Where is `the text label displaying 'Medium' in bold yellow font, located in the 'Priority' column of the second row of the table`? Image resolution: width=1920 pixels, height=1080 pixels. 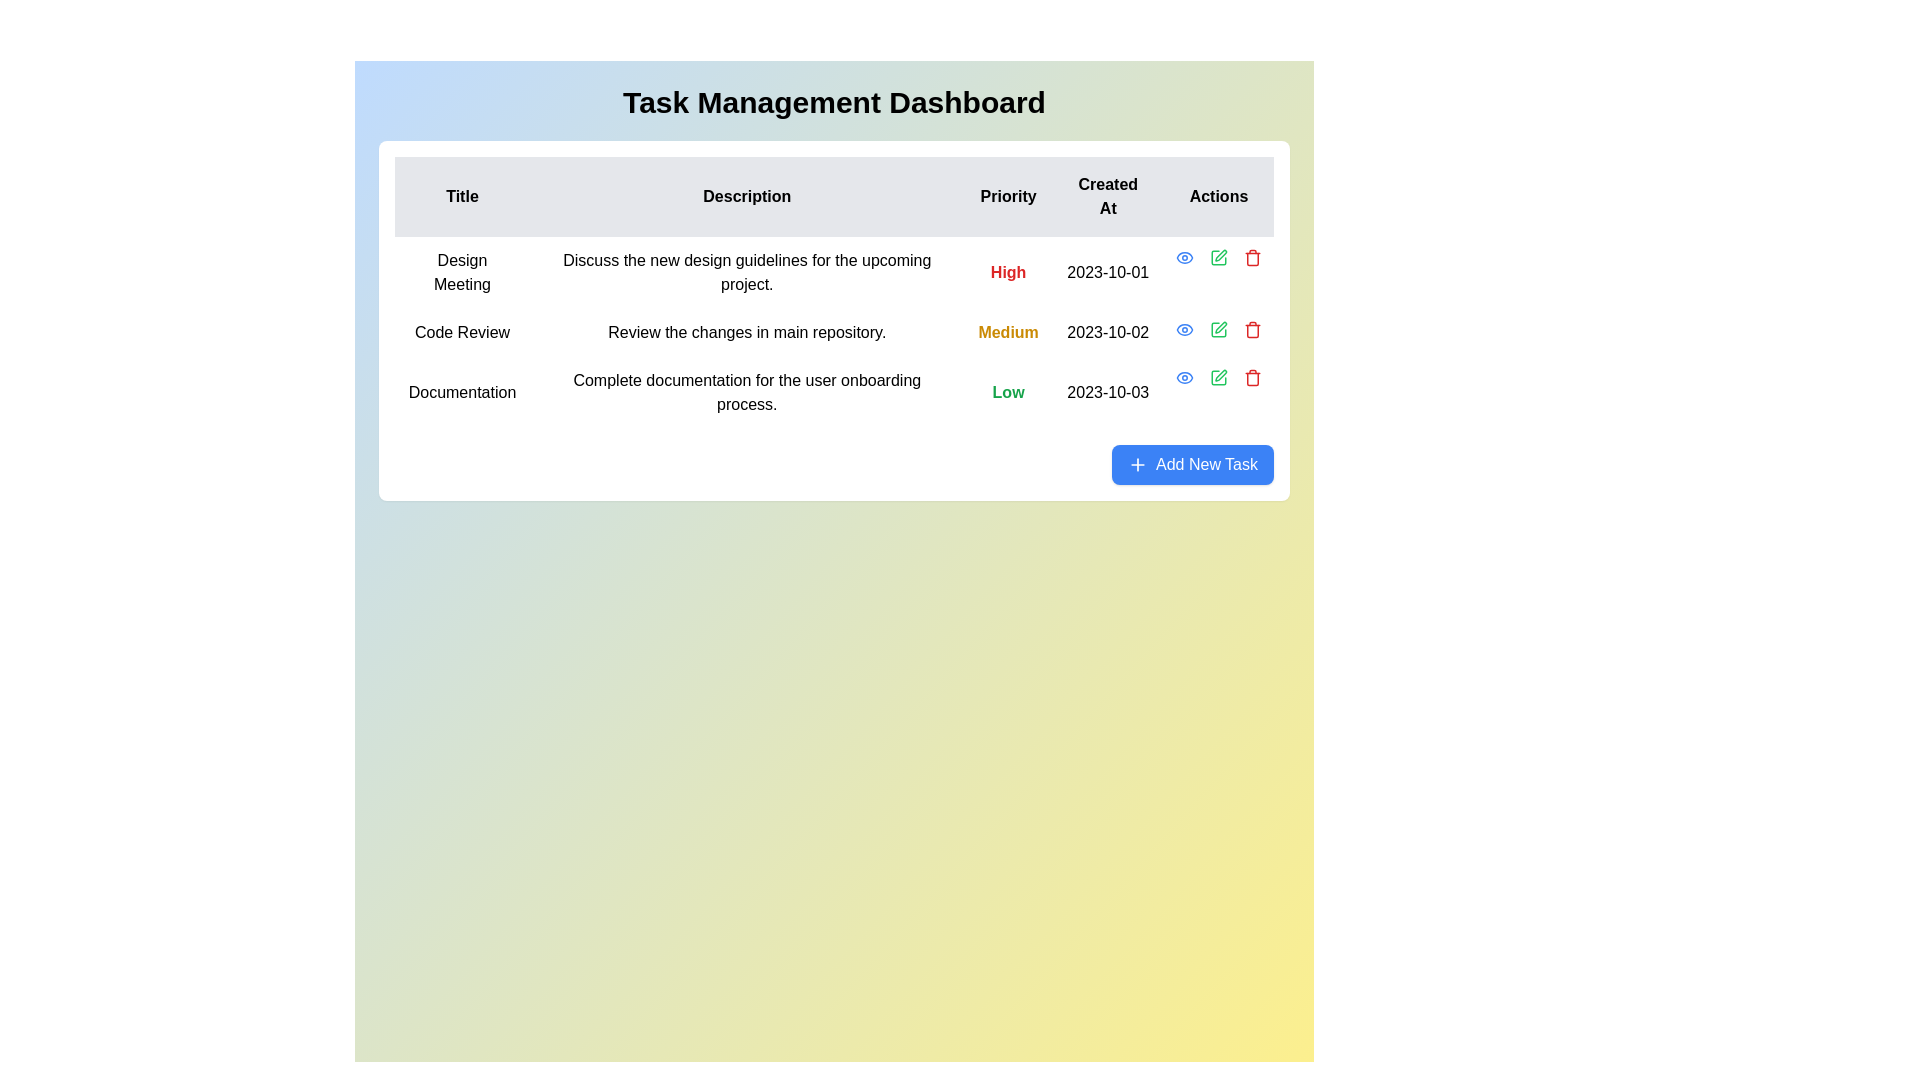 the text label displaying 'Medium' in bold yellow font, located in the 'Priority' column of the second row of the table is located at coordinates (1008, 331).